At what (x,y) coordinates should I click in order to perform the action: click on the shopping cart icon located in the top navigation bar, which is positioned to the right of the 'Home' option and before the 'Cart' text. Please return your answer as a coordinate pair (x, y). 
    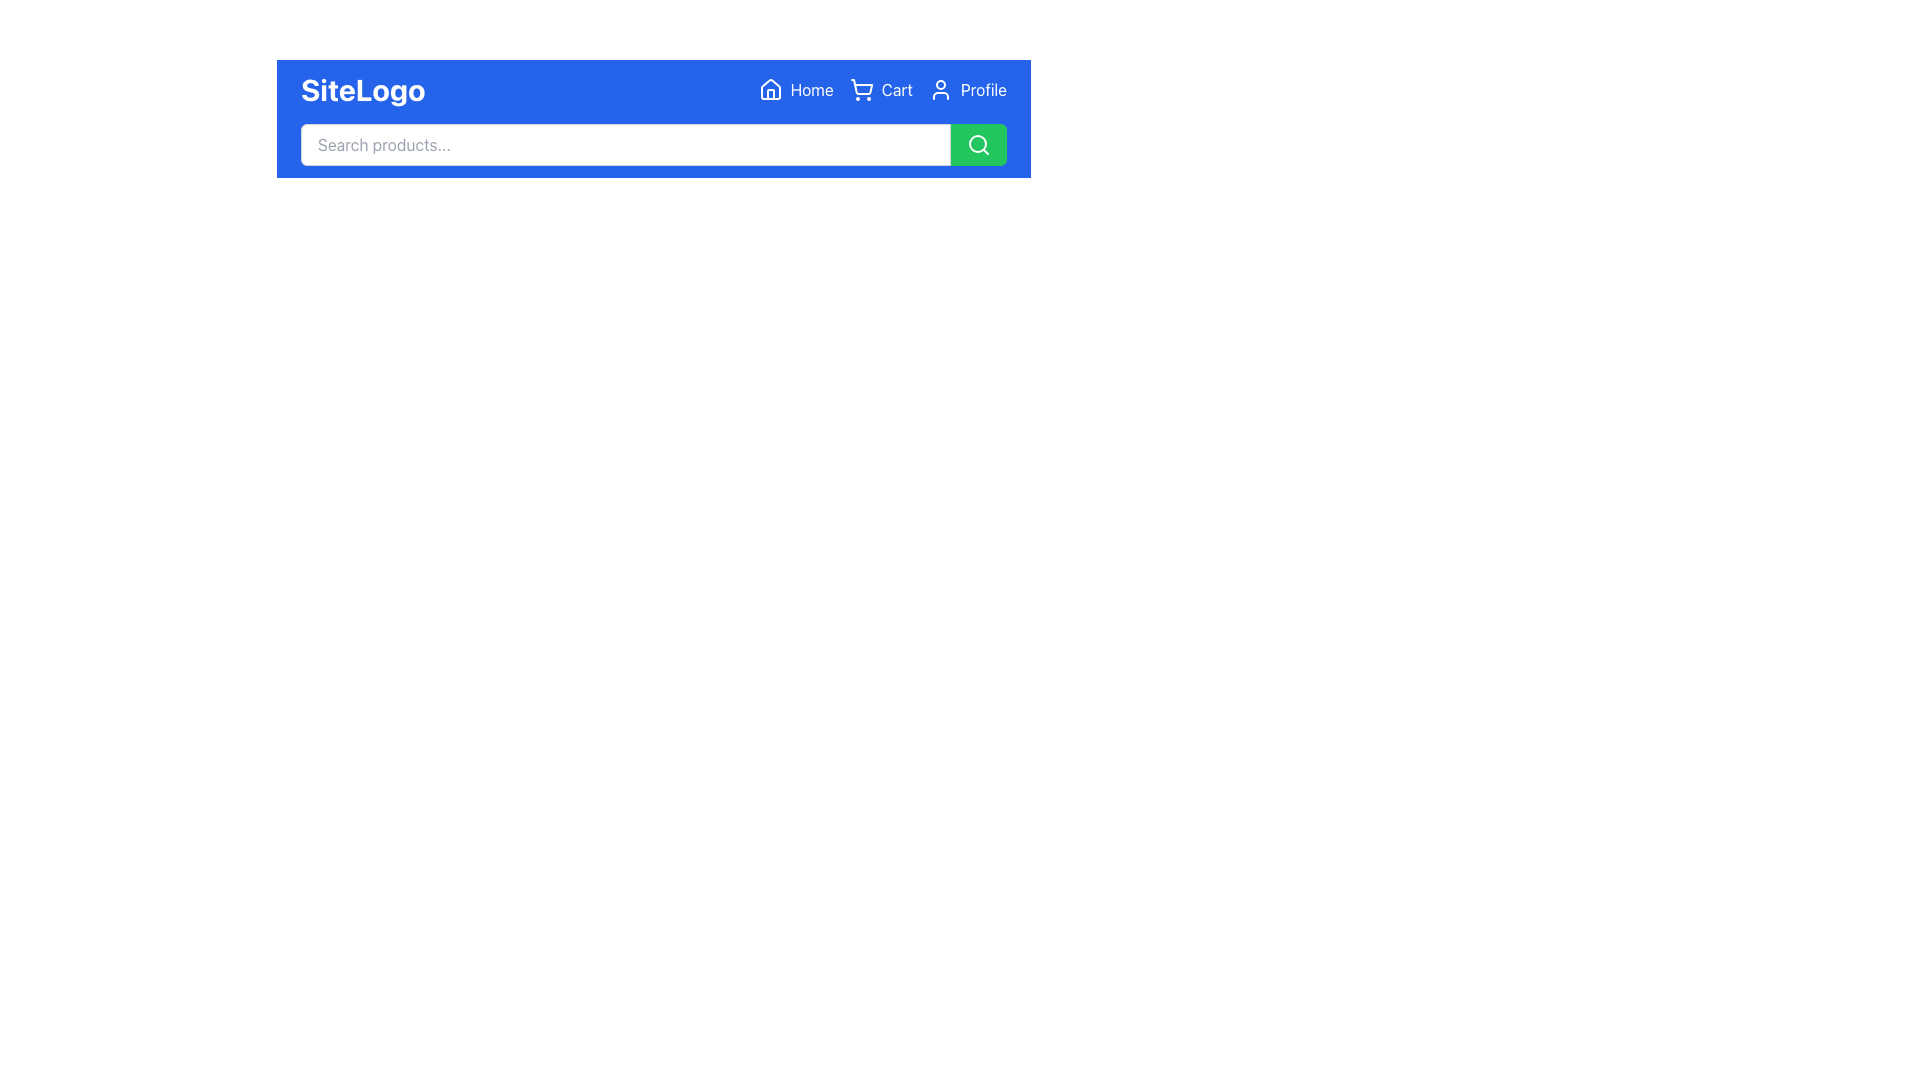
    Looking at the image, I should click on (861, 88).